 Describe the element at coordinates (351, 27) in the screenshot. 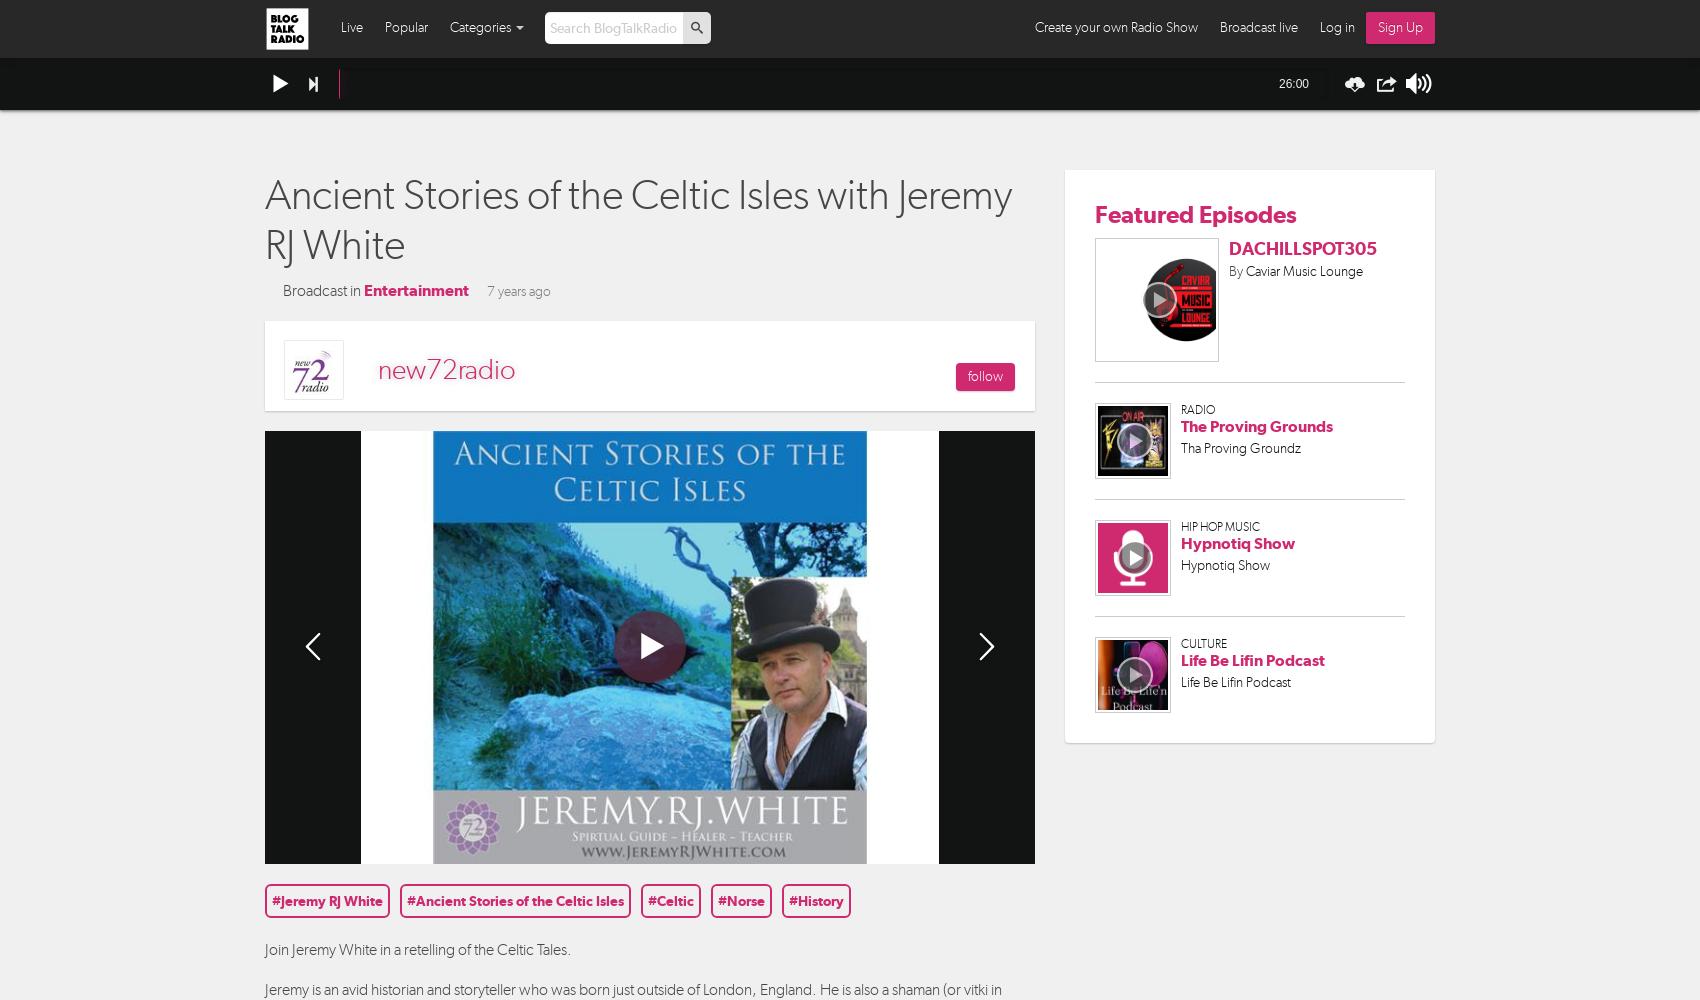

I see `'Live'` at that location.